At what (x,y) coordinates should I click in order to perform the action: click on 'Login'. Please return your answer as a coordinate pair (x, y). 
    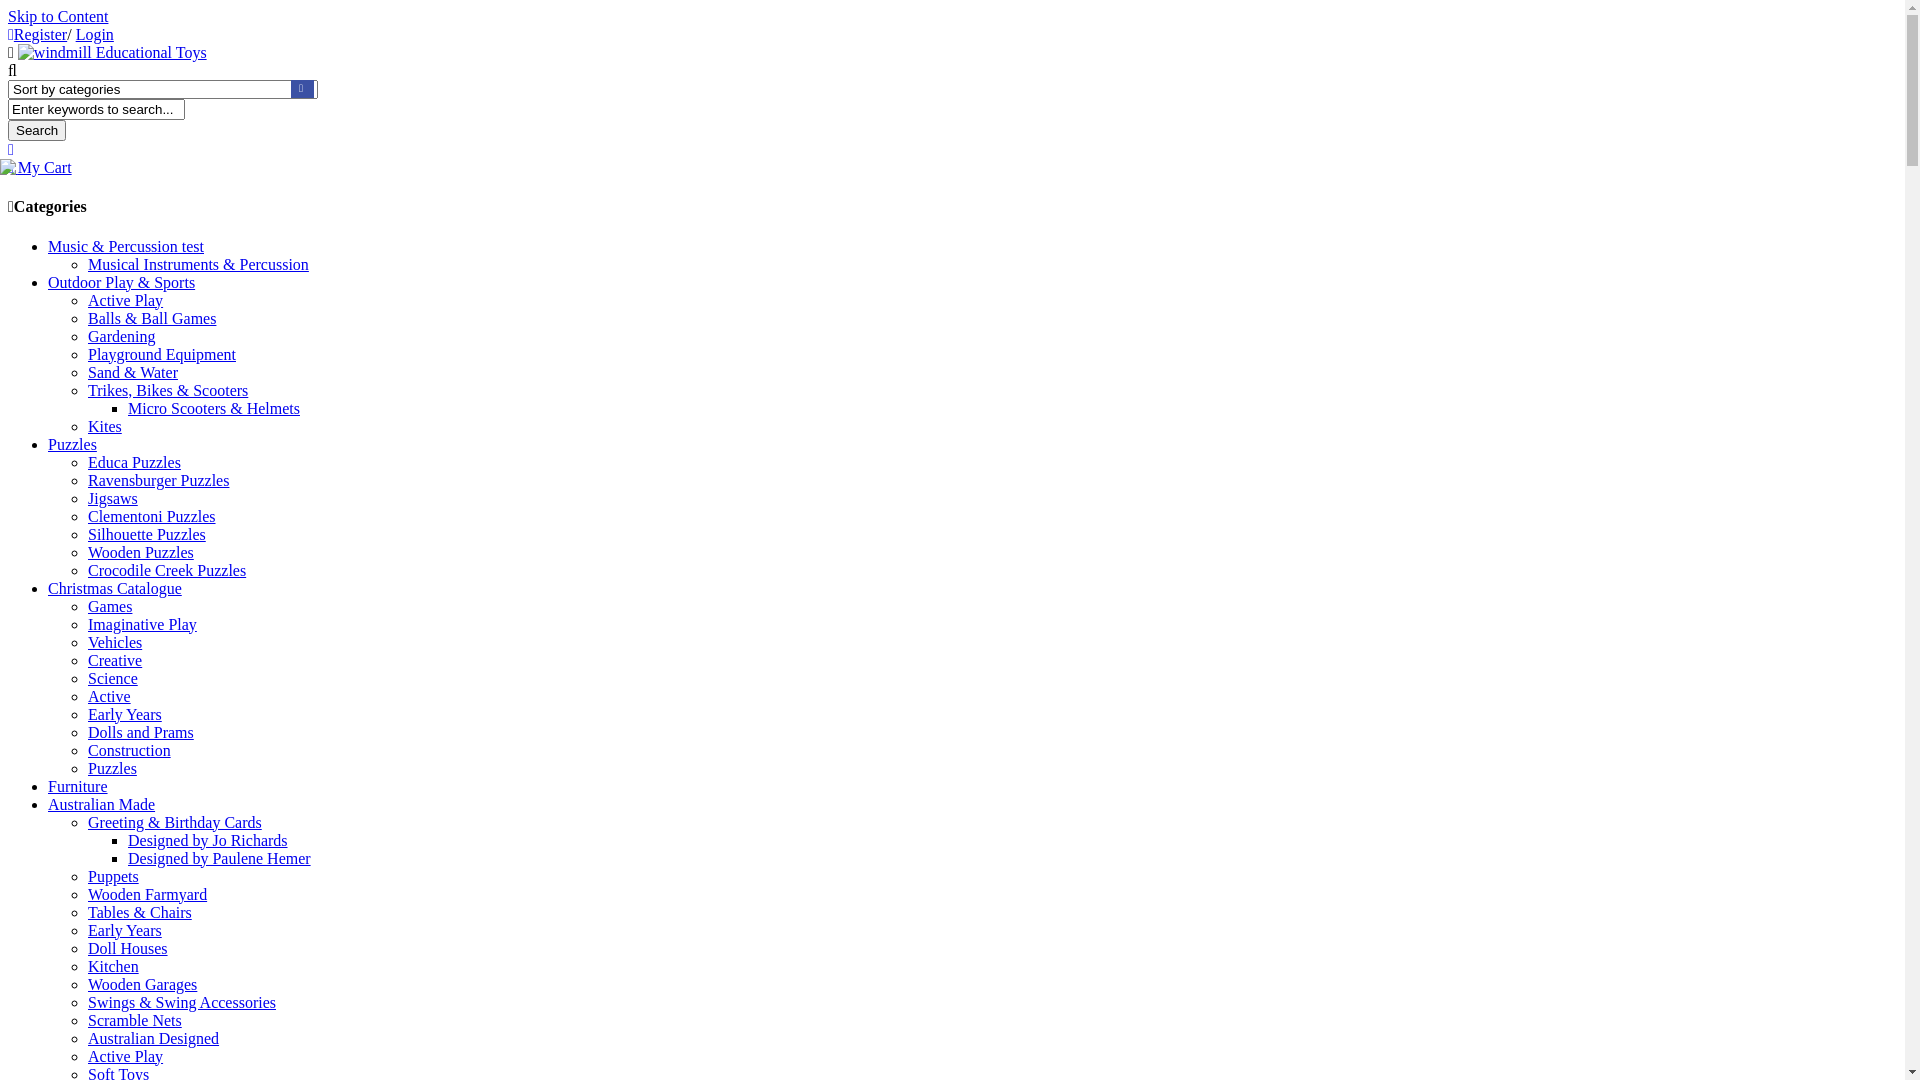
    Looking at the image, I should click on (76, 34).